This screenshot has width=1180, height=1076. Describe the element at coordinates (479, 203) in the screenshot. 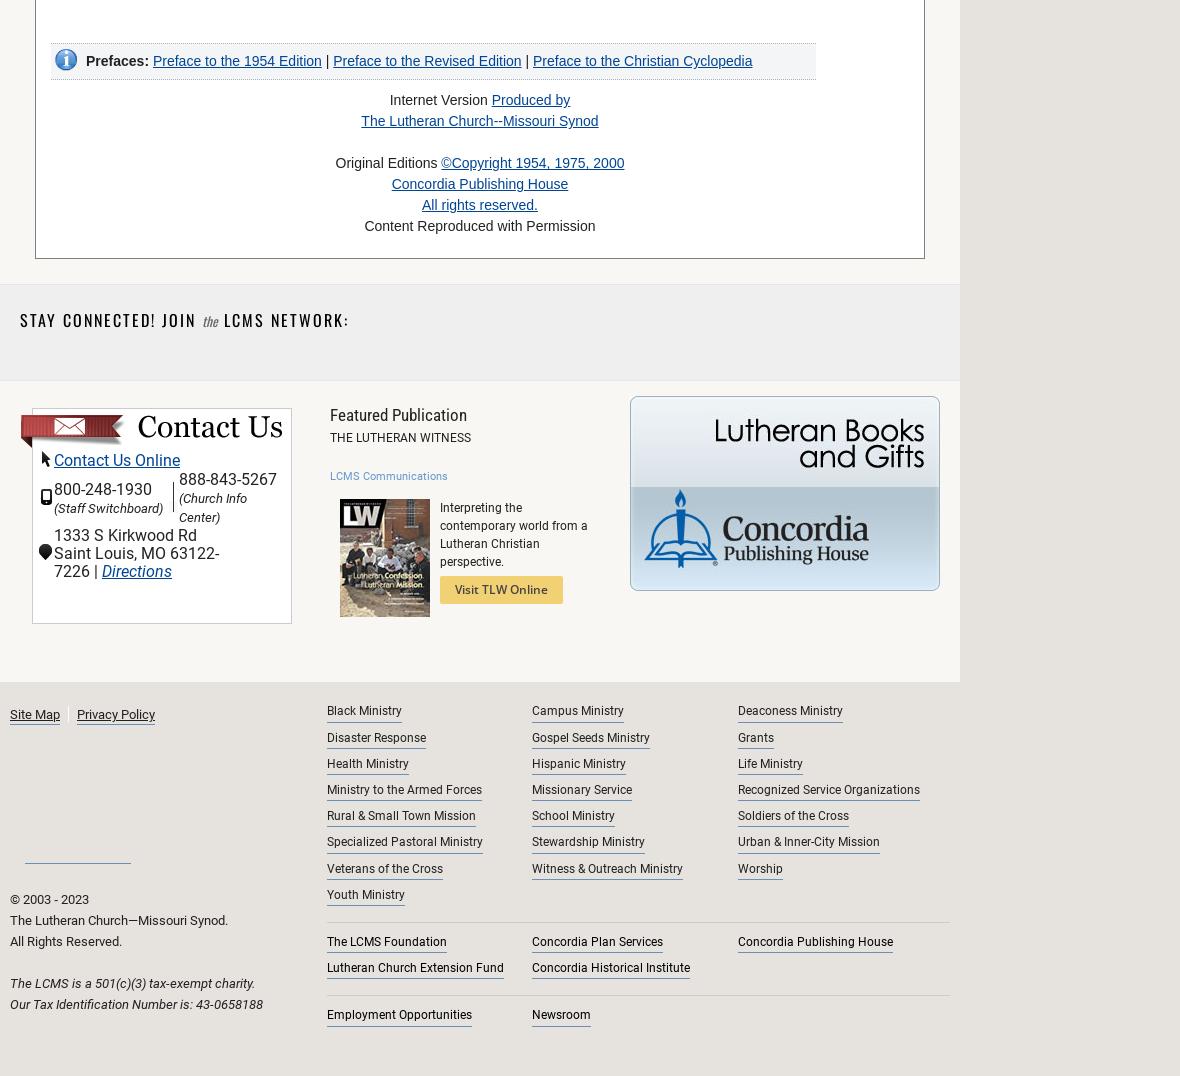

I see `'All rights reserved.'` at that location.